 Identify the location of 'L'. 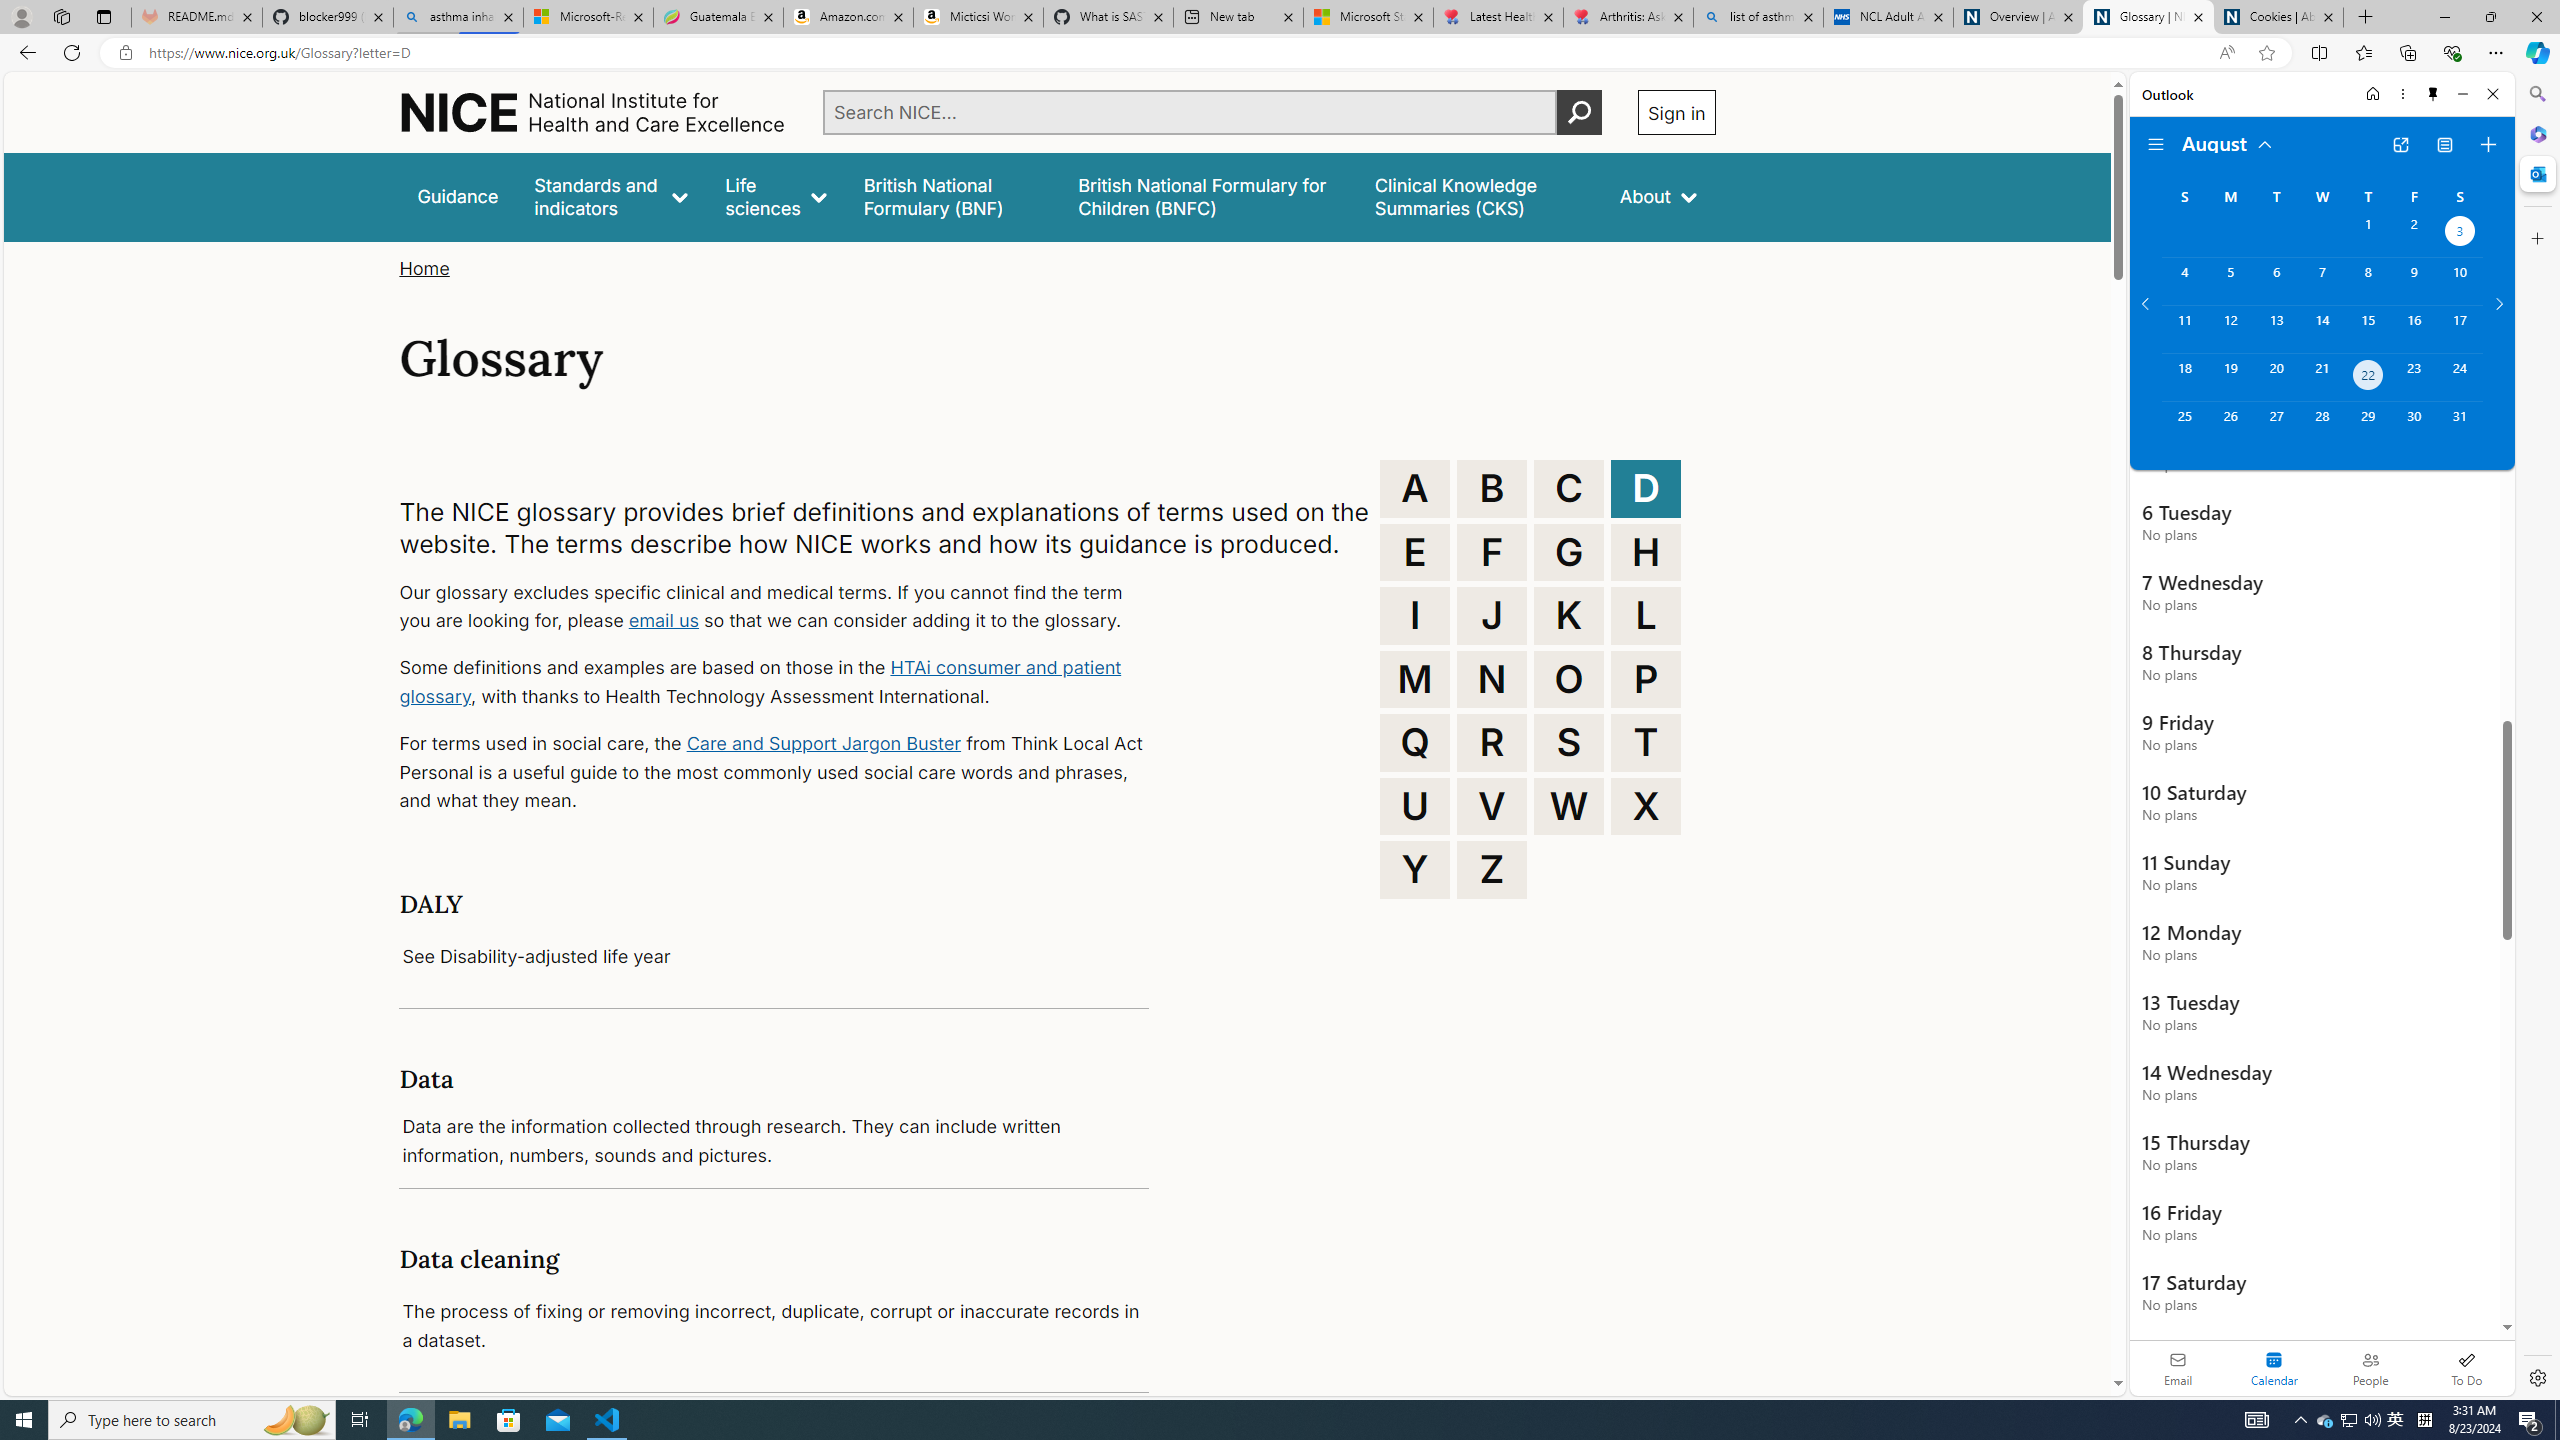
(1646, 616).